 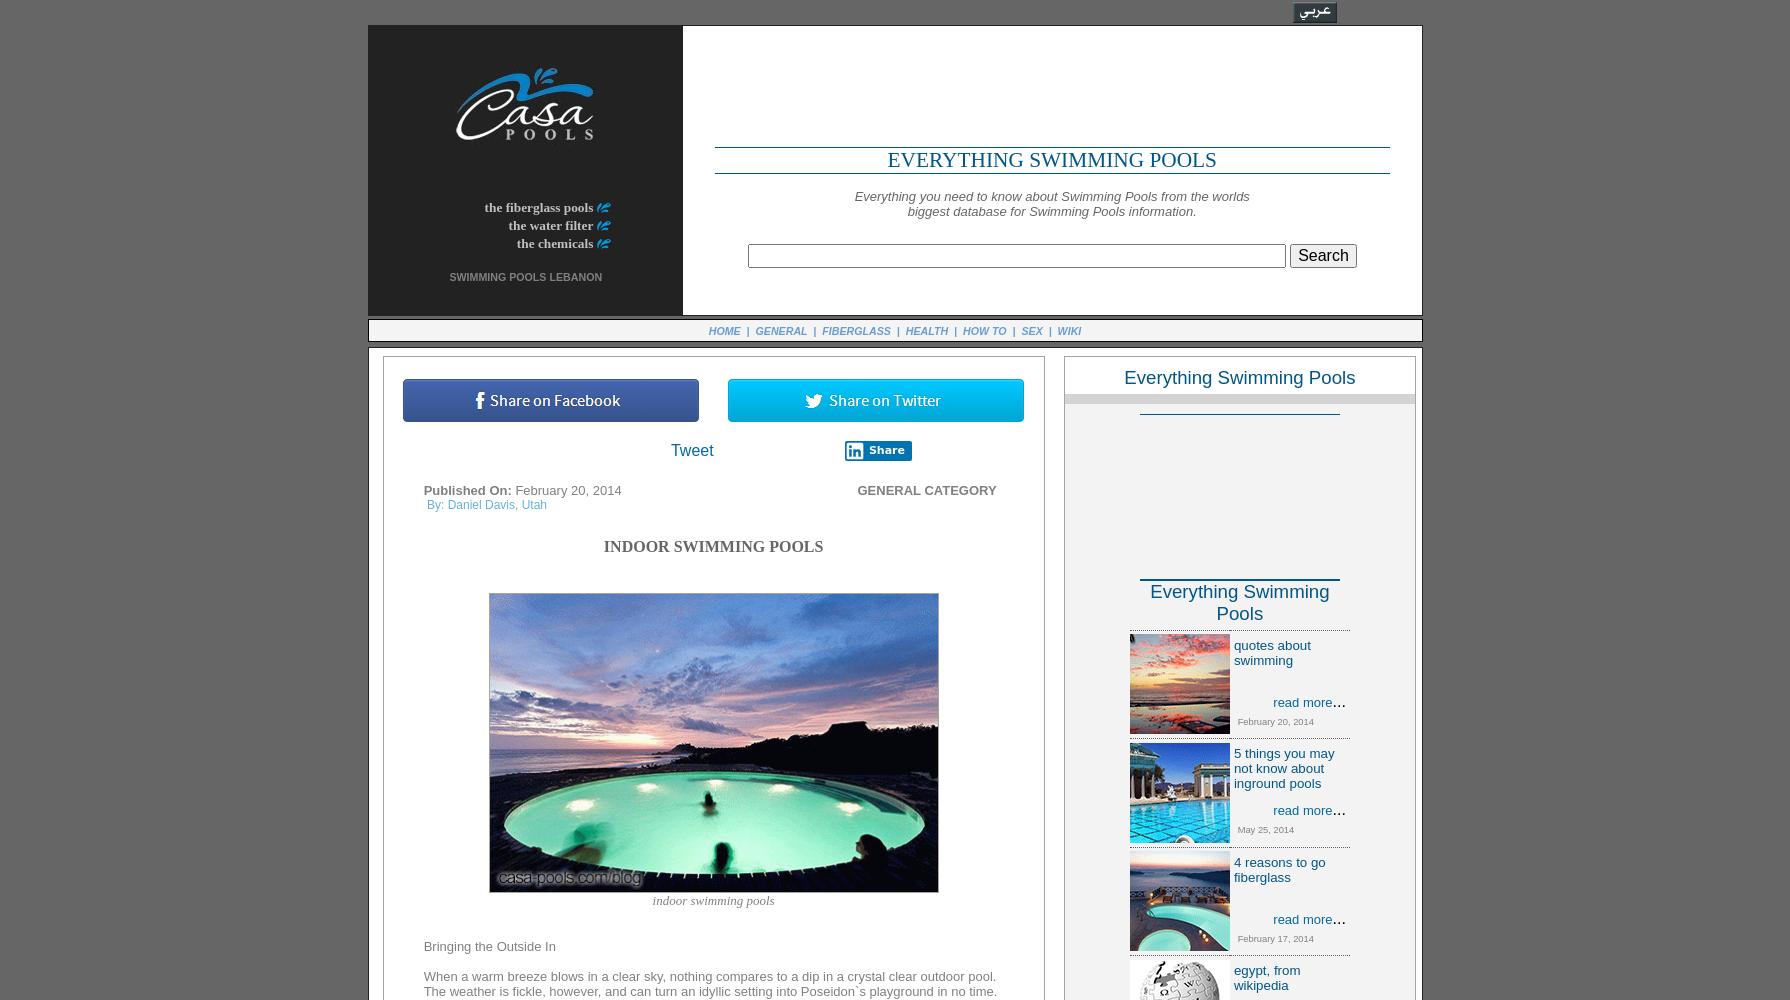 What do you see at coordinates (1261, 829) in the screenshot?
I see `'May 25, 2014'` at bounding box center [1261, 829].